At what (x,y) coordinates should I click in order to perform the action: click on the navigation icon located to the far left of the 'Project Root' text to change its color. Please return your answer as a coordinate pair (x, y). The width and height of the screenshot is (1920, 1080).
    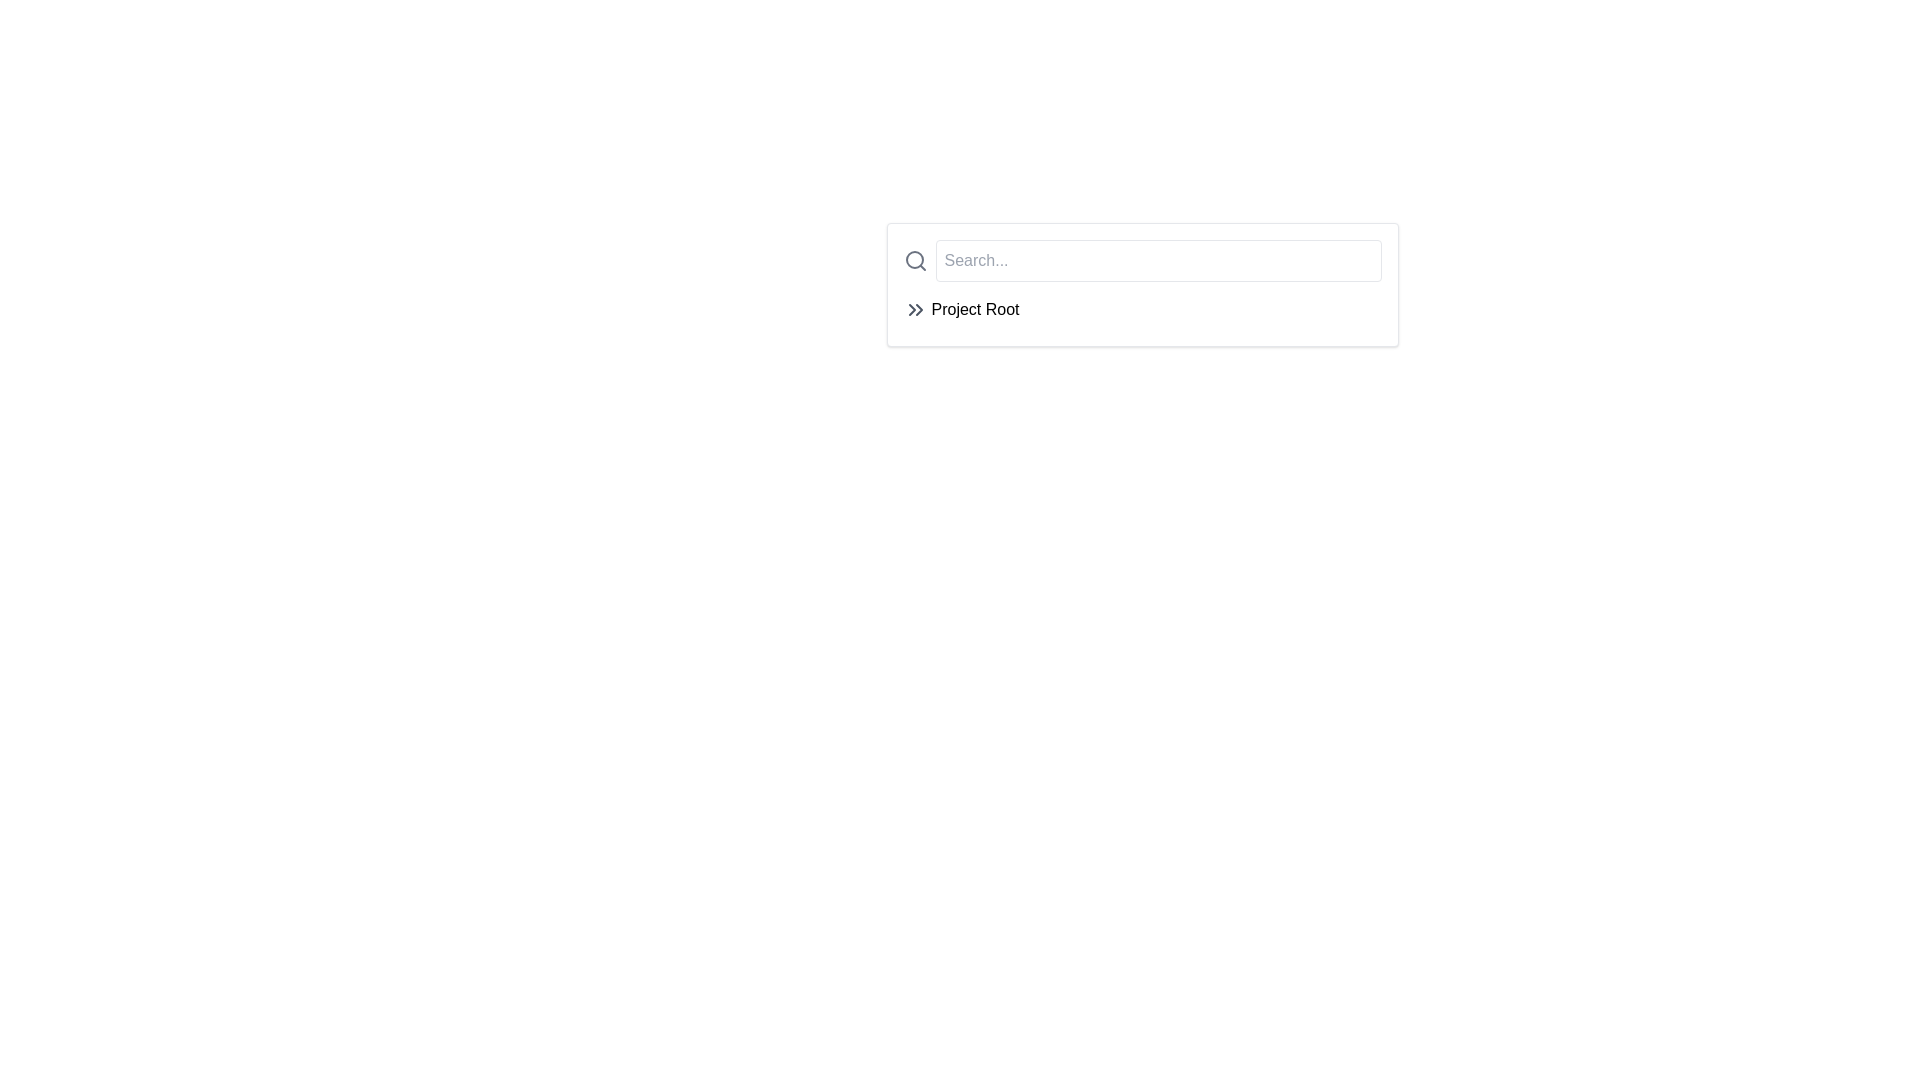
    Looking at the image, I should click on (914, 309).